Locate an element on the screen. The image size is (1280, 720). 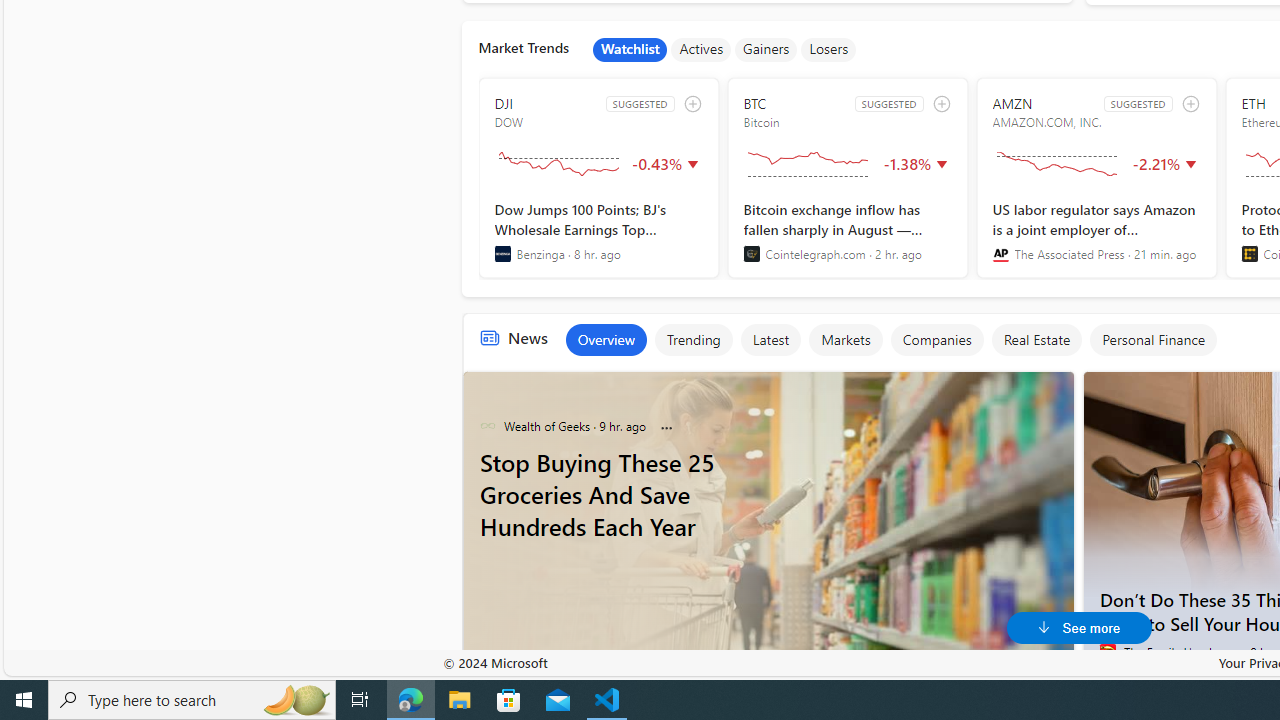
'Dow Jumps 100 Points; BJ' is located at coordinates (597, 230).